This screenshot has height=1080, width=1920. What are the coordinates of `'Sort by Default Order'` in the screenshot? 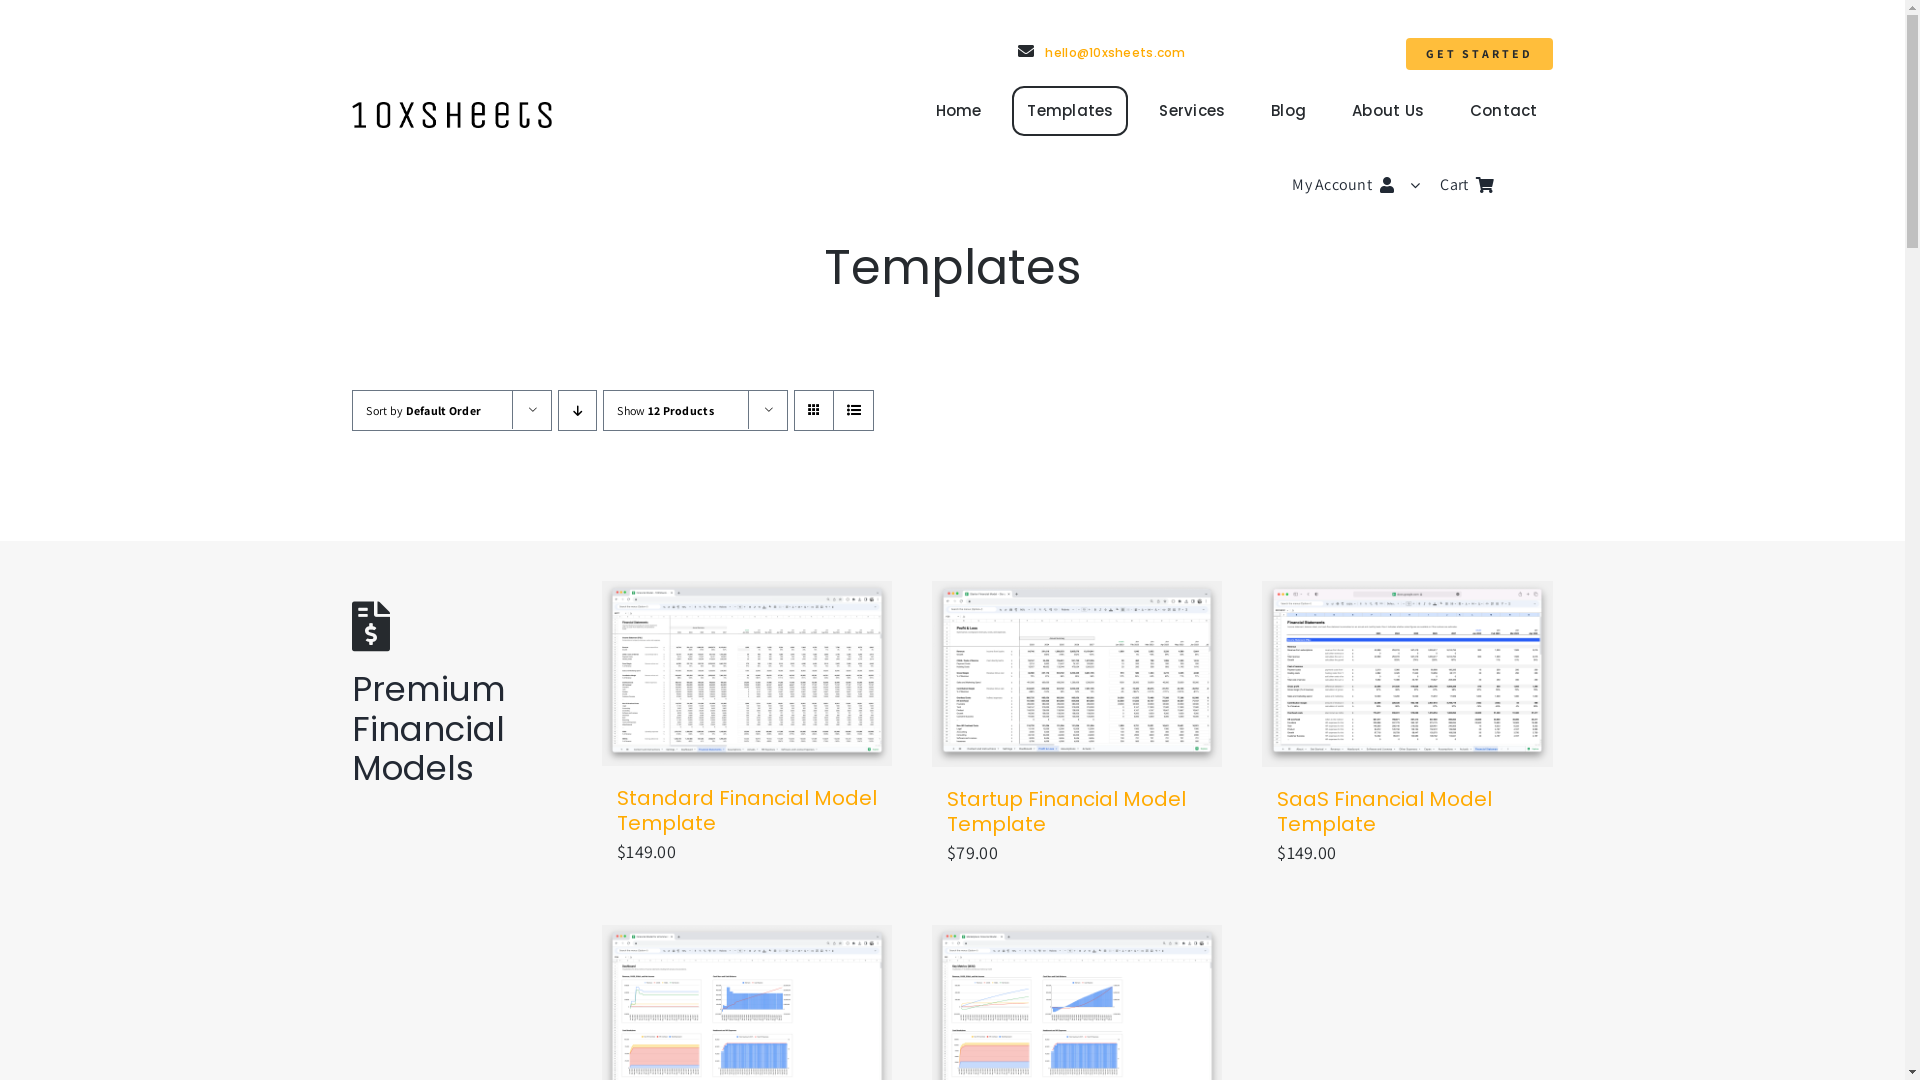 It's located at (422, 409).